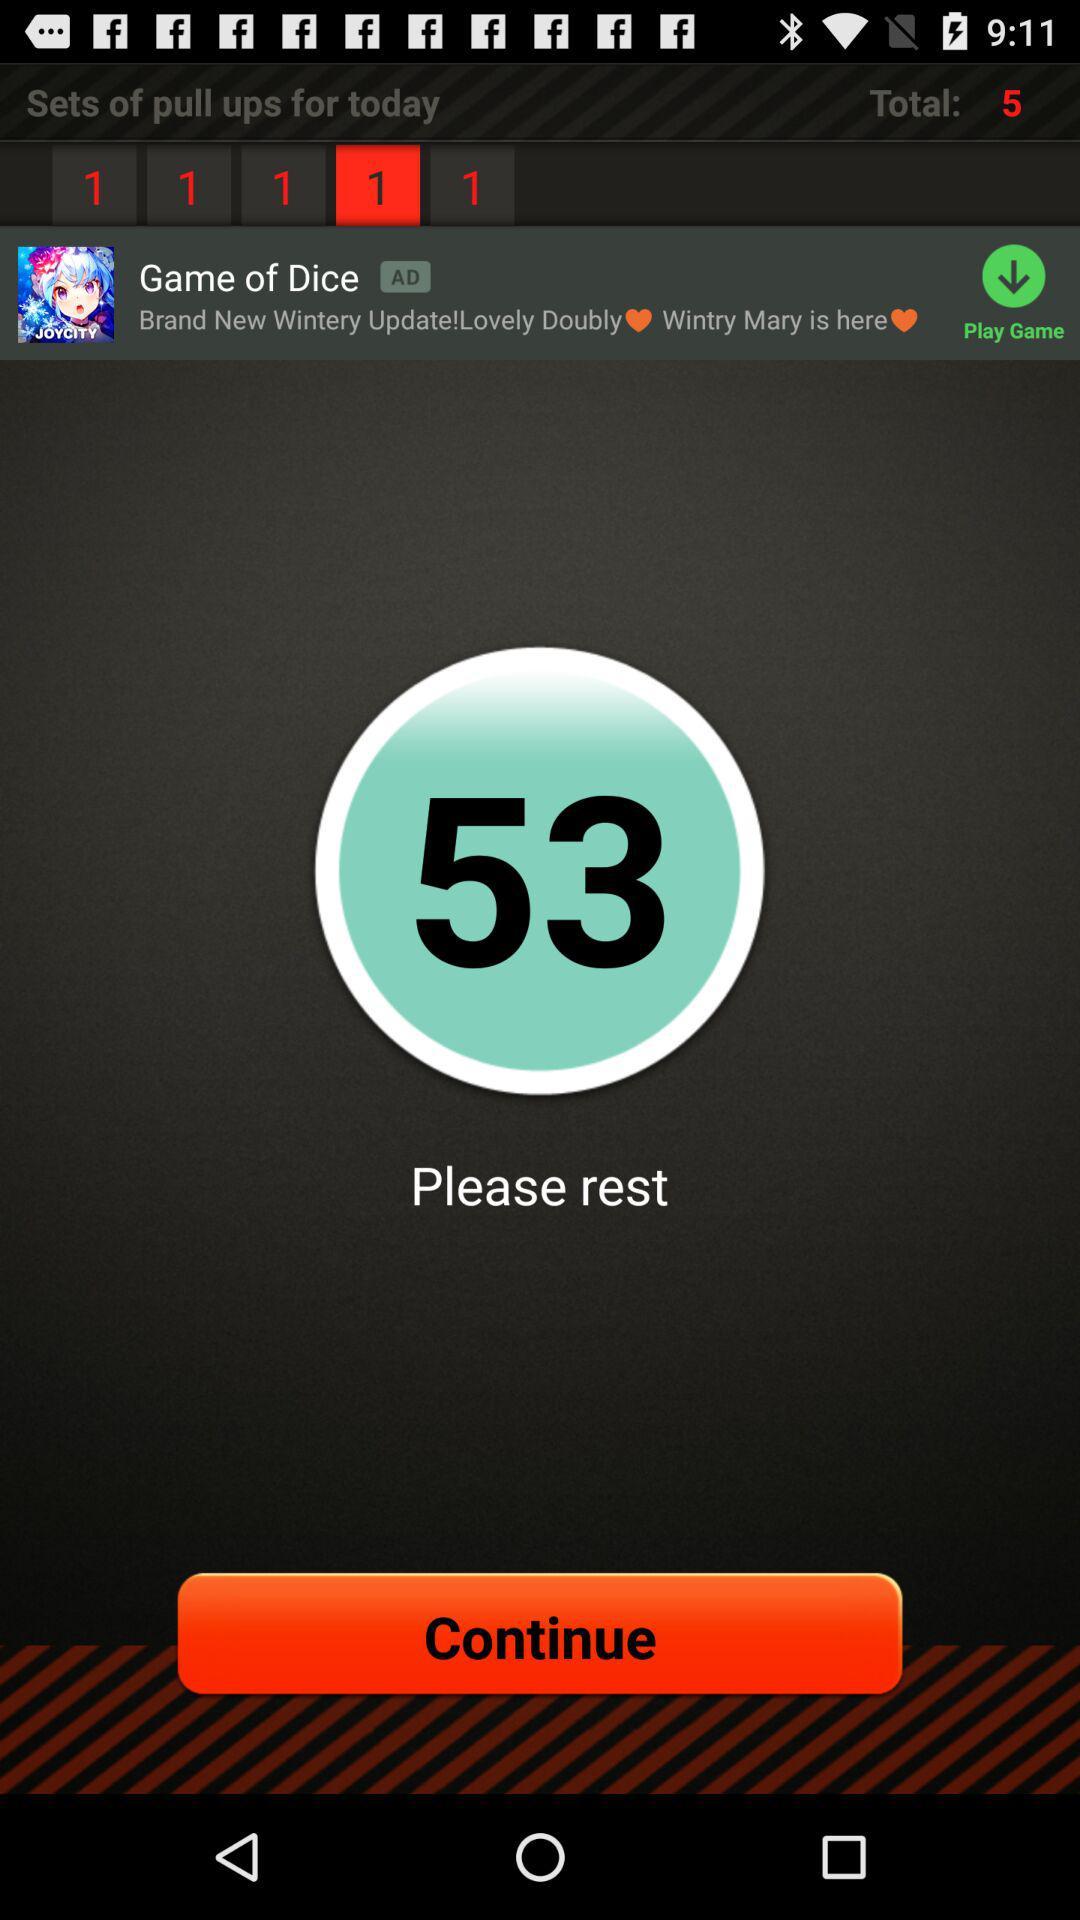 Image resolution: width=1080 pixels, height=1920 pixels. Describe the element at coordinates (528, 318) in the screenshot. I see `the icon to the left of the play game` at that location.